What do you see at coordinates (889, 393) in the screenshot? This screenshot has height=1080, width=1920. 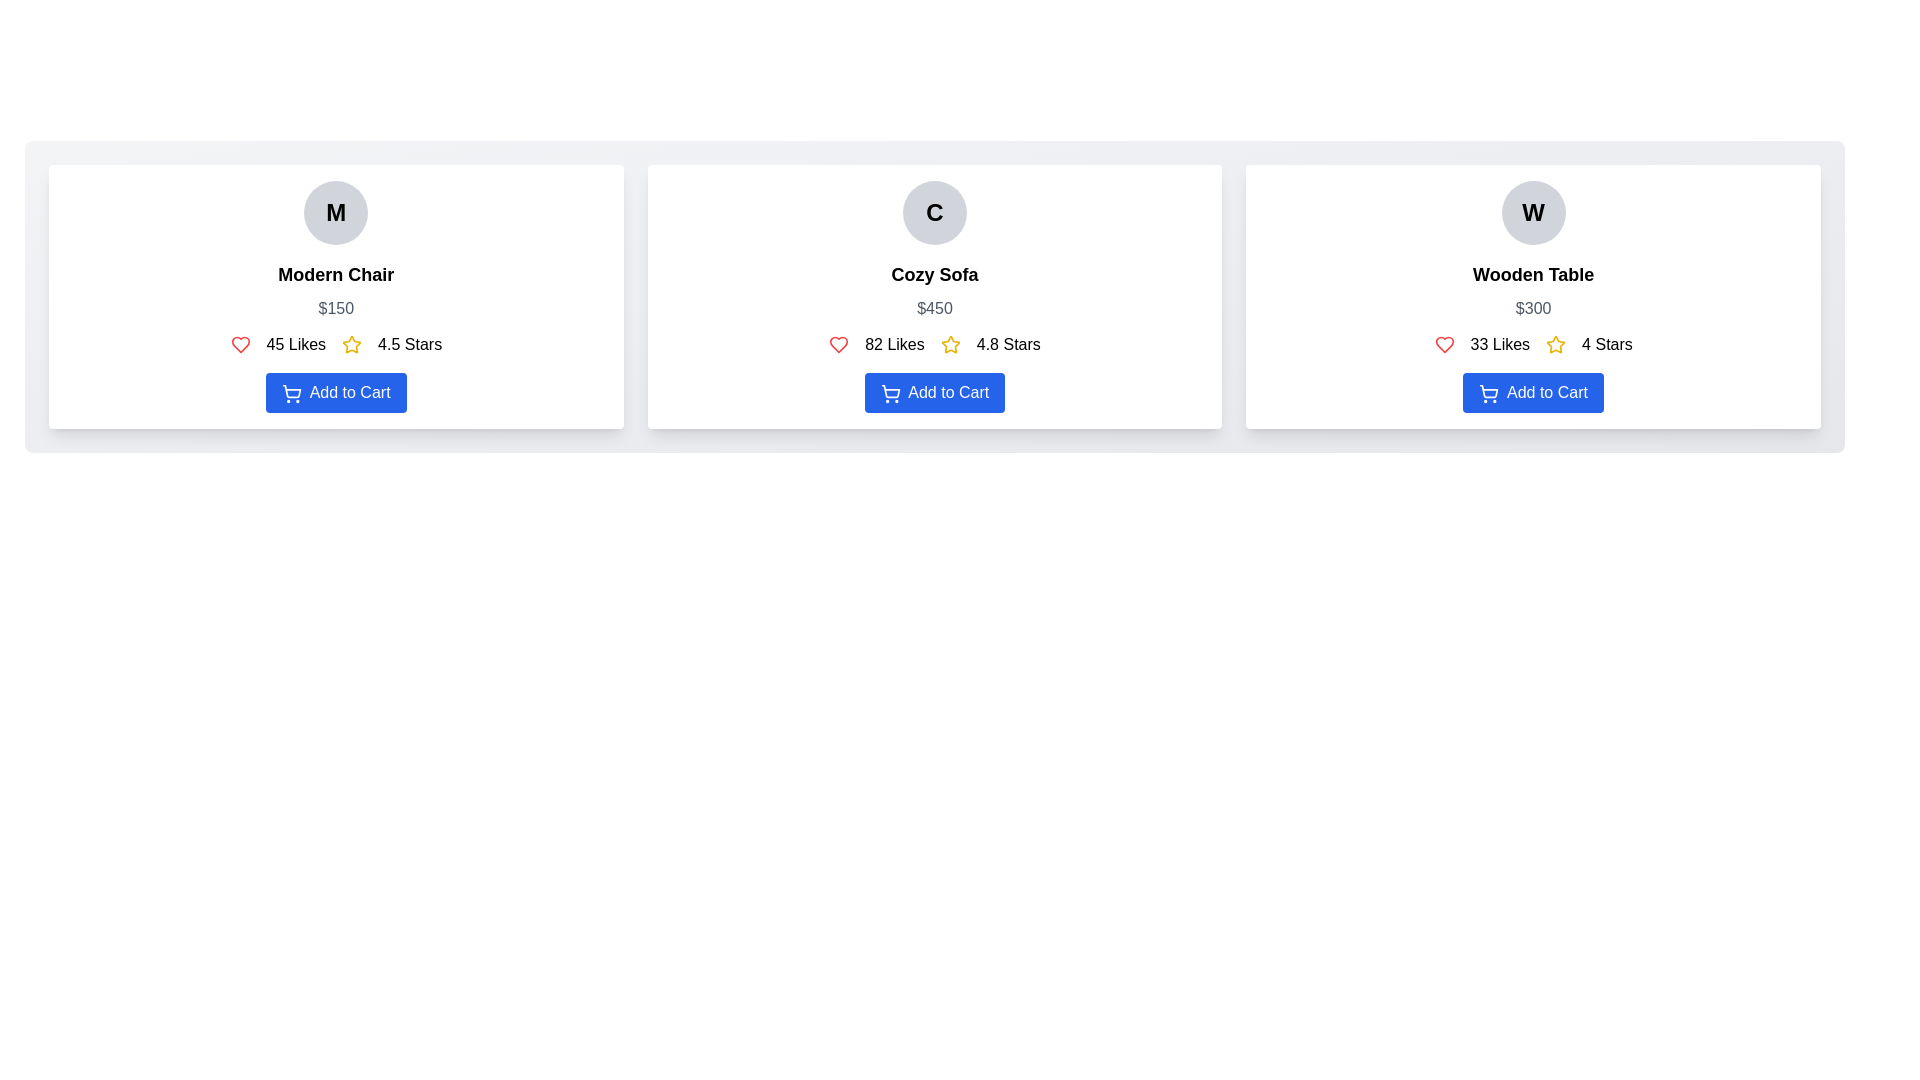 I see `the icon that indicates the function of the 'Add to Cart' button for the 'Cozy Sofa' product card, which is located towards the left within the button area` at bounding box center [889, 393].